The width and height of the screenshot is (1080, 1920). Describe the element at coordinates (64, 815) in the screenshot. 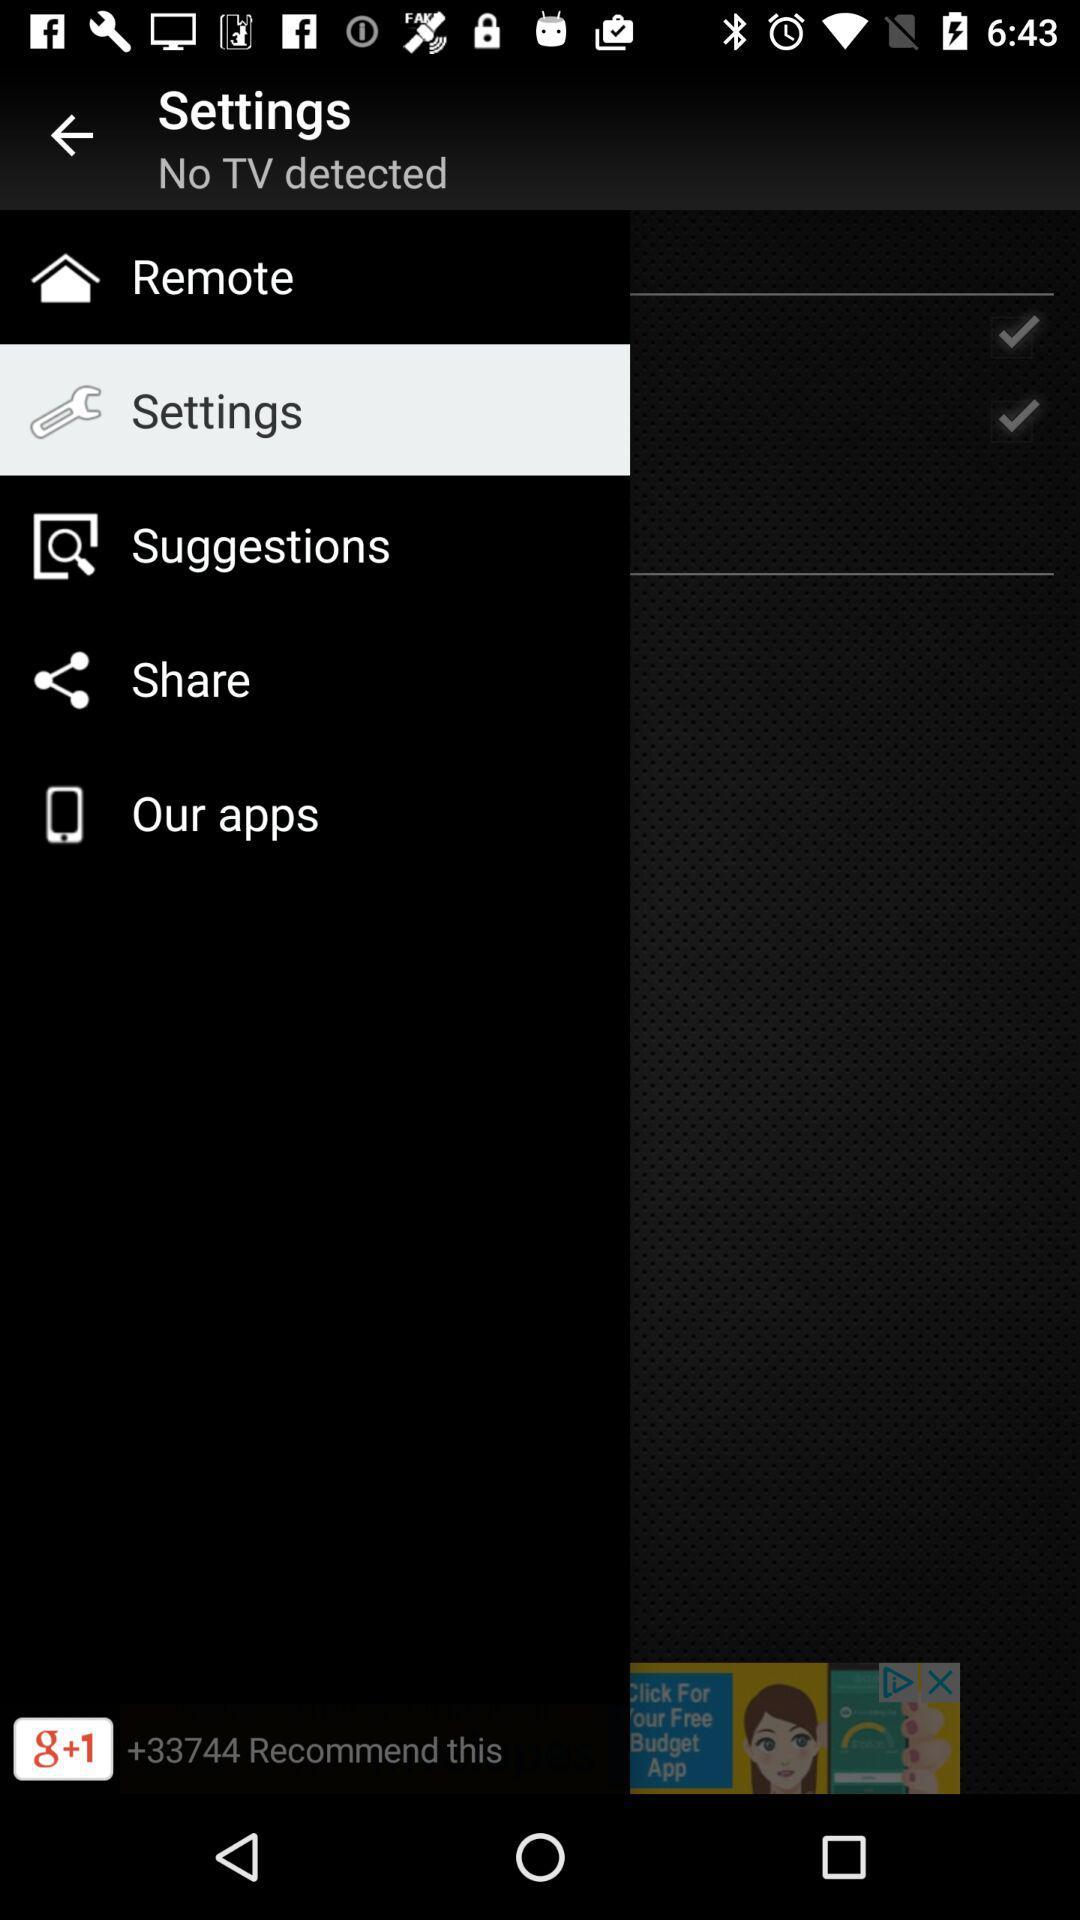

I see `the cellphone image icon to the left of our apps text` at that location.